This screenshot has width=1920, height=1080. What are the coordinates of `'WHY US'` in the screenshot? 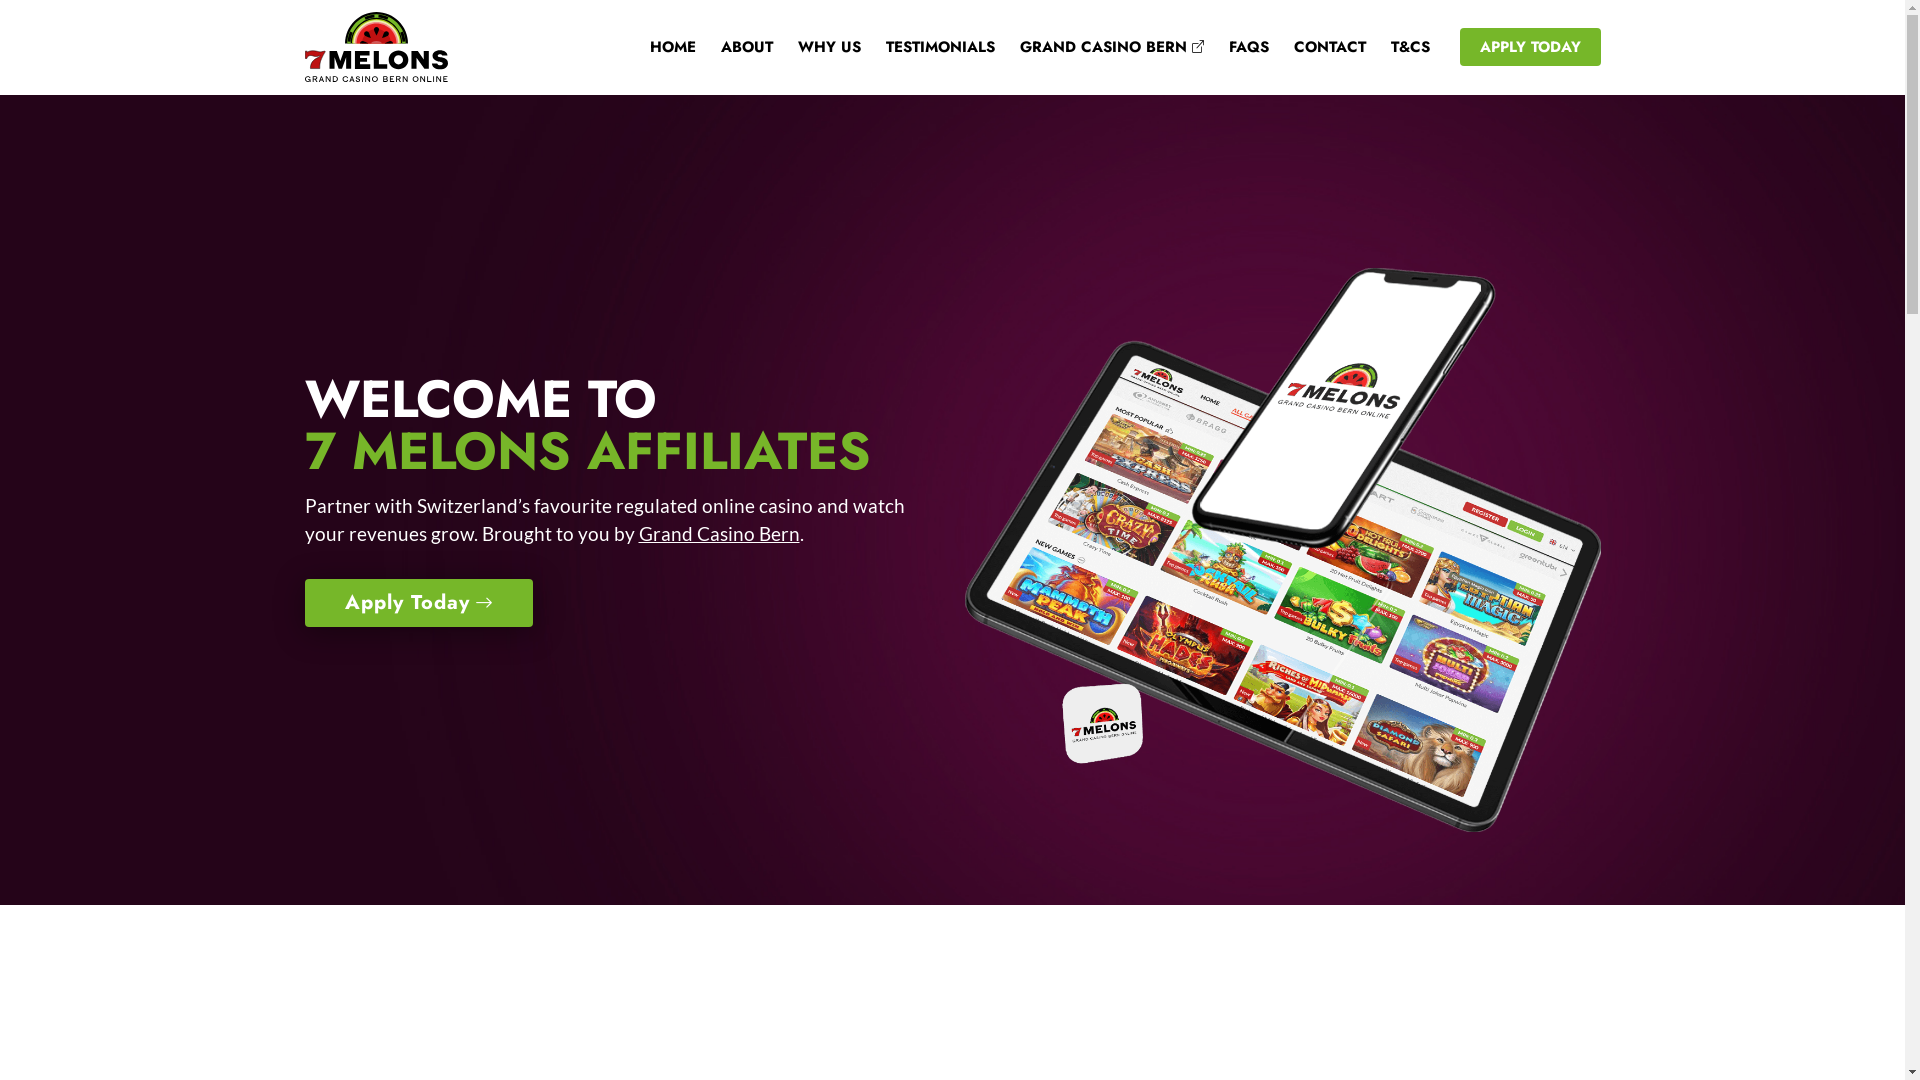 It's located at (771, 46).